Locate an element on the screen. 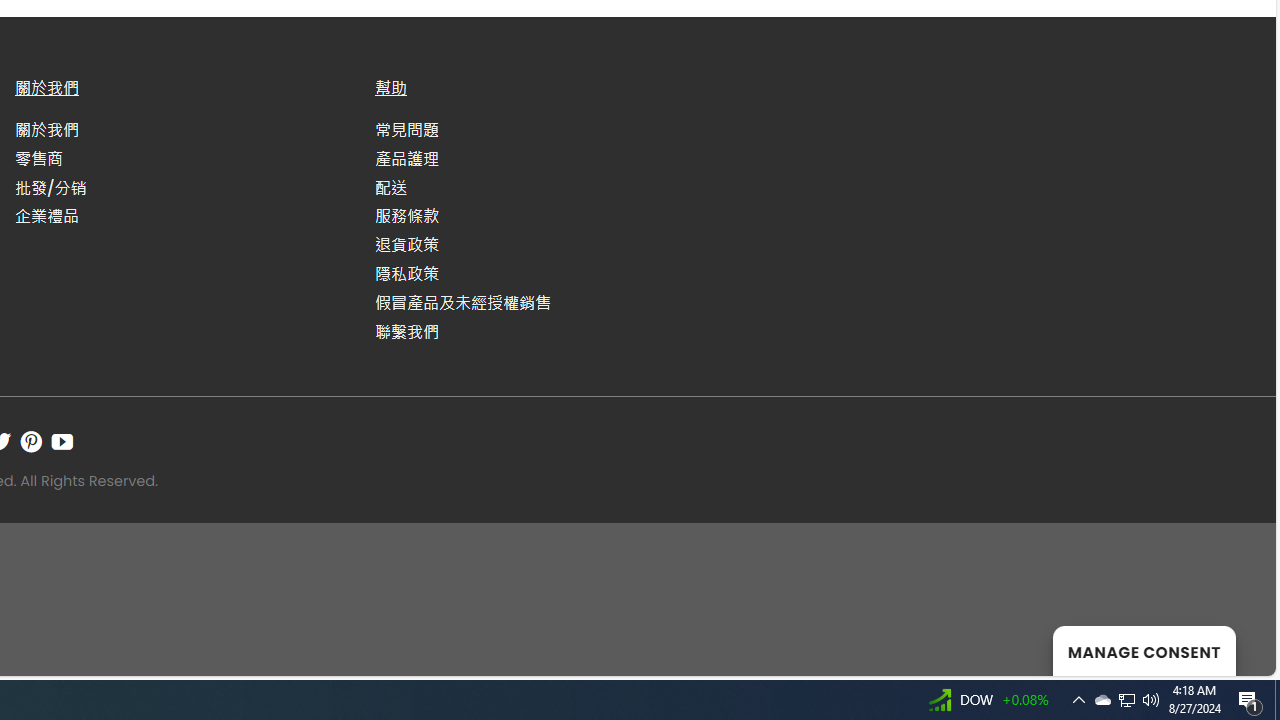 This screenshot has width=1280, height=720. 'MANAGE CONSENT' is located at coordinates (1144, 650).